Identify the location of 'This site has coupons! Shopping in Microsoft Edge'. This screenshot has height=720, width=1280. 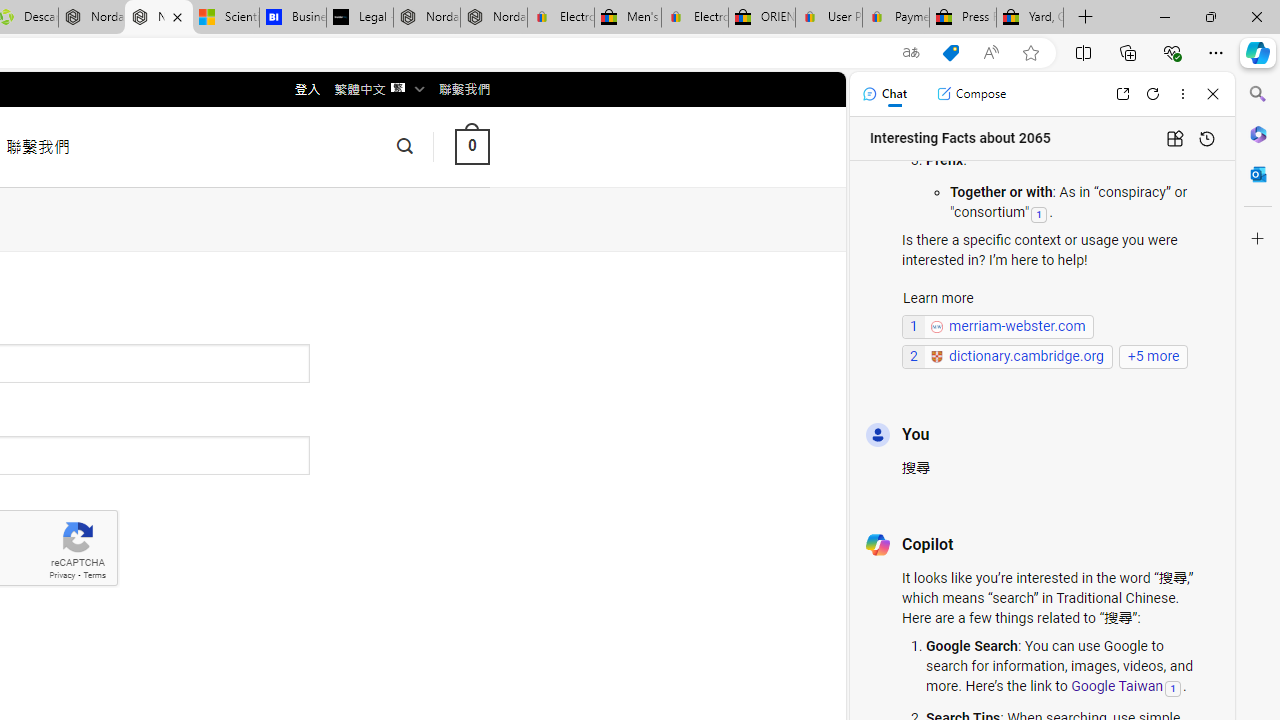
(950, 52).